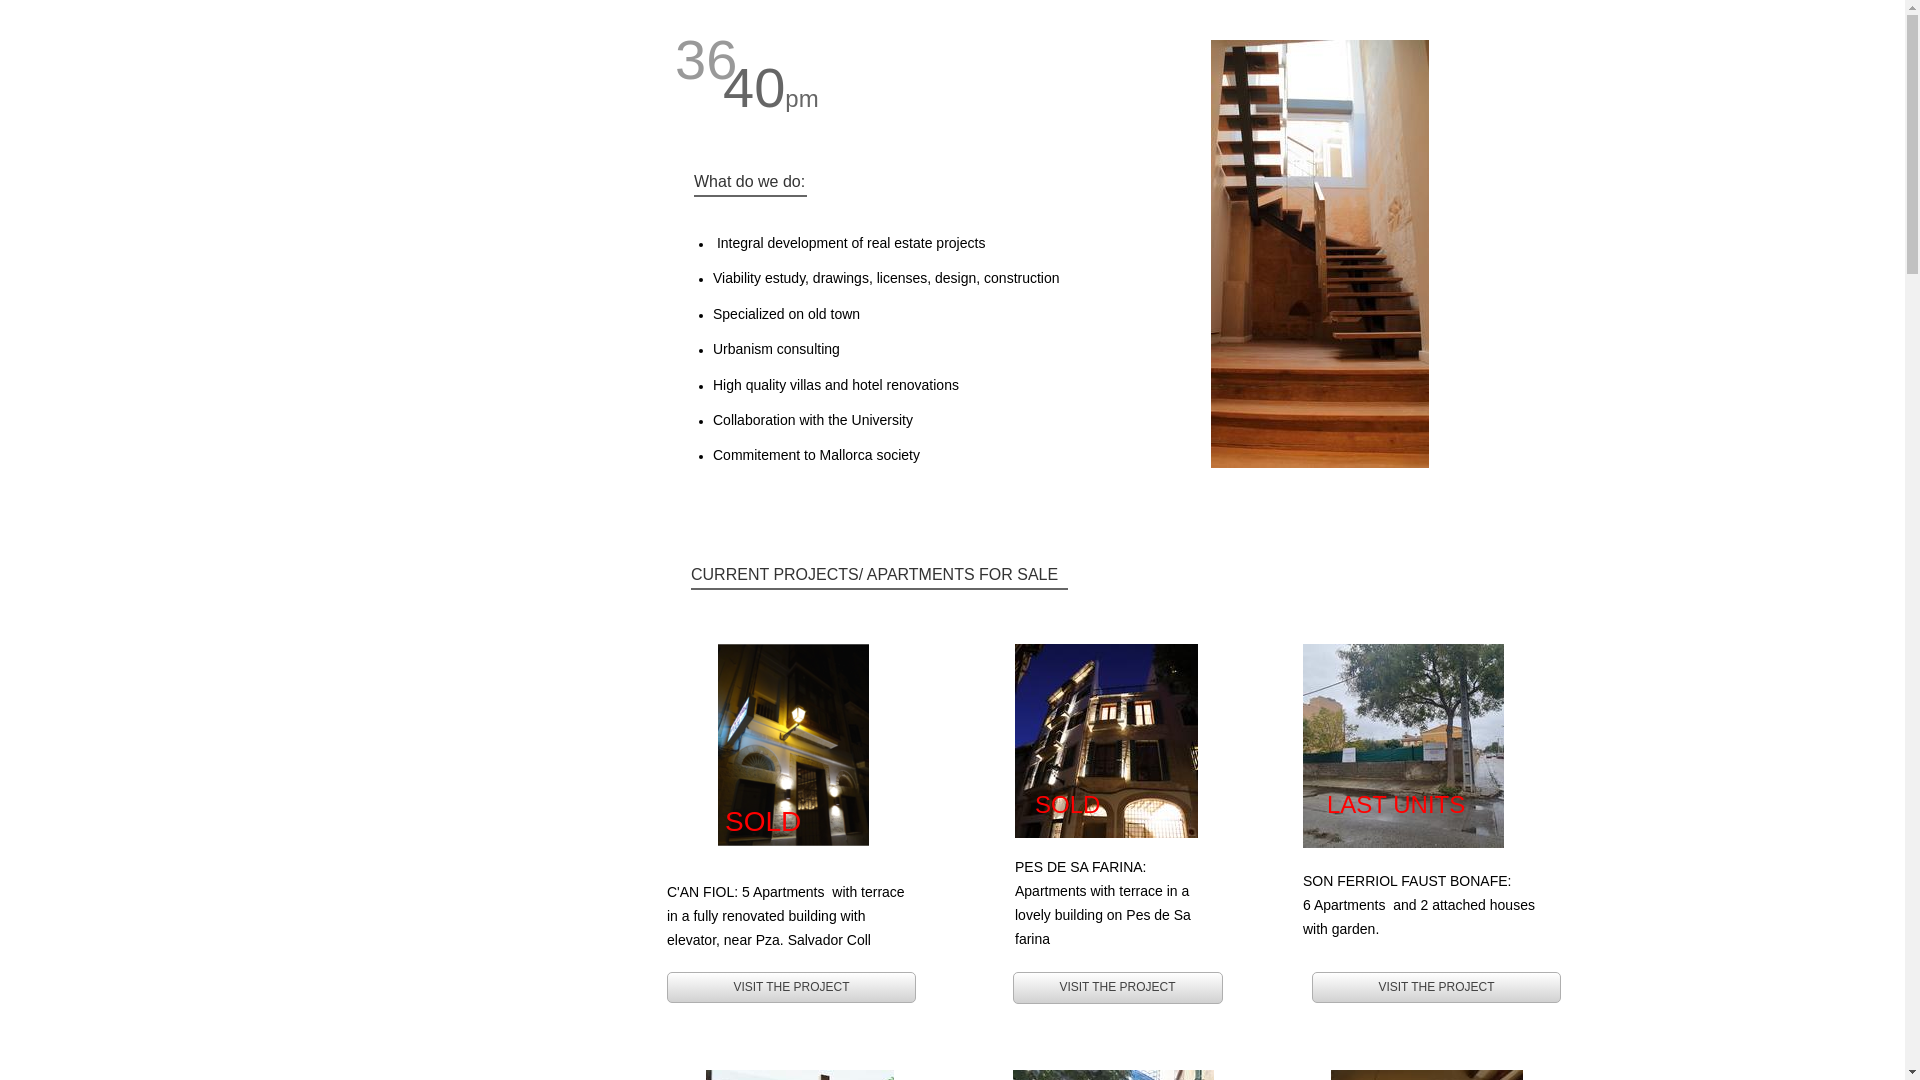 The height and width of the screenshot is (1080, 1920). Describe the element at coordinates (1116, 986) in the screenshot. I see `'VISIT THE PROJECT'` at that location.